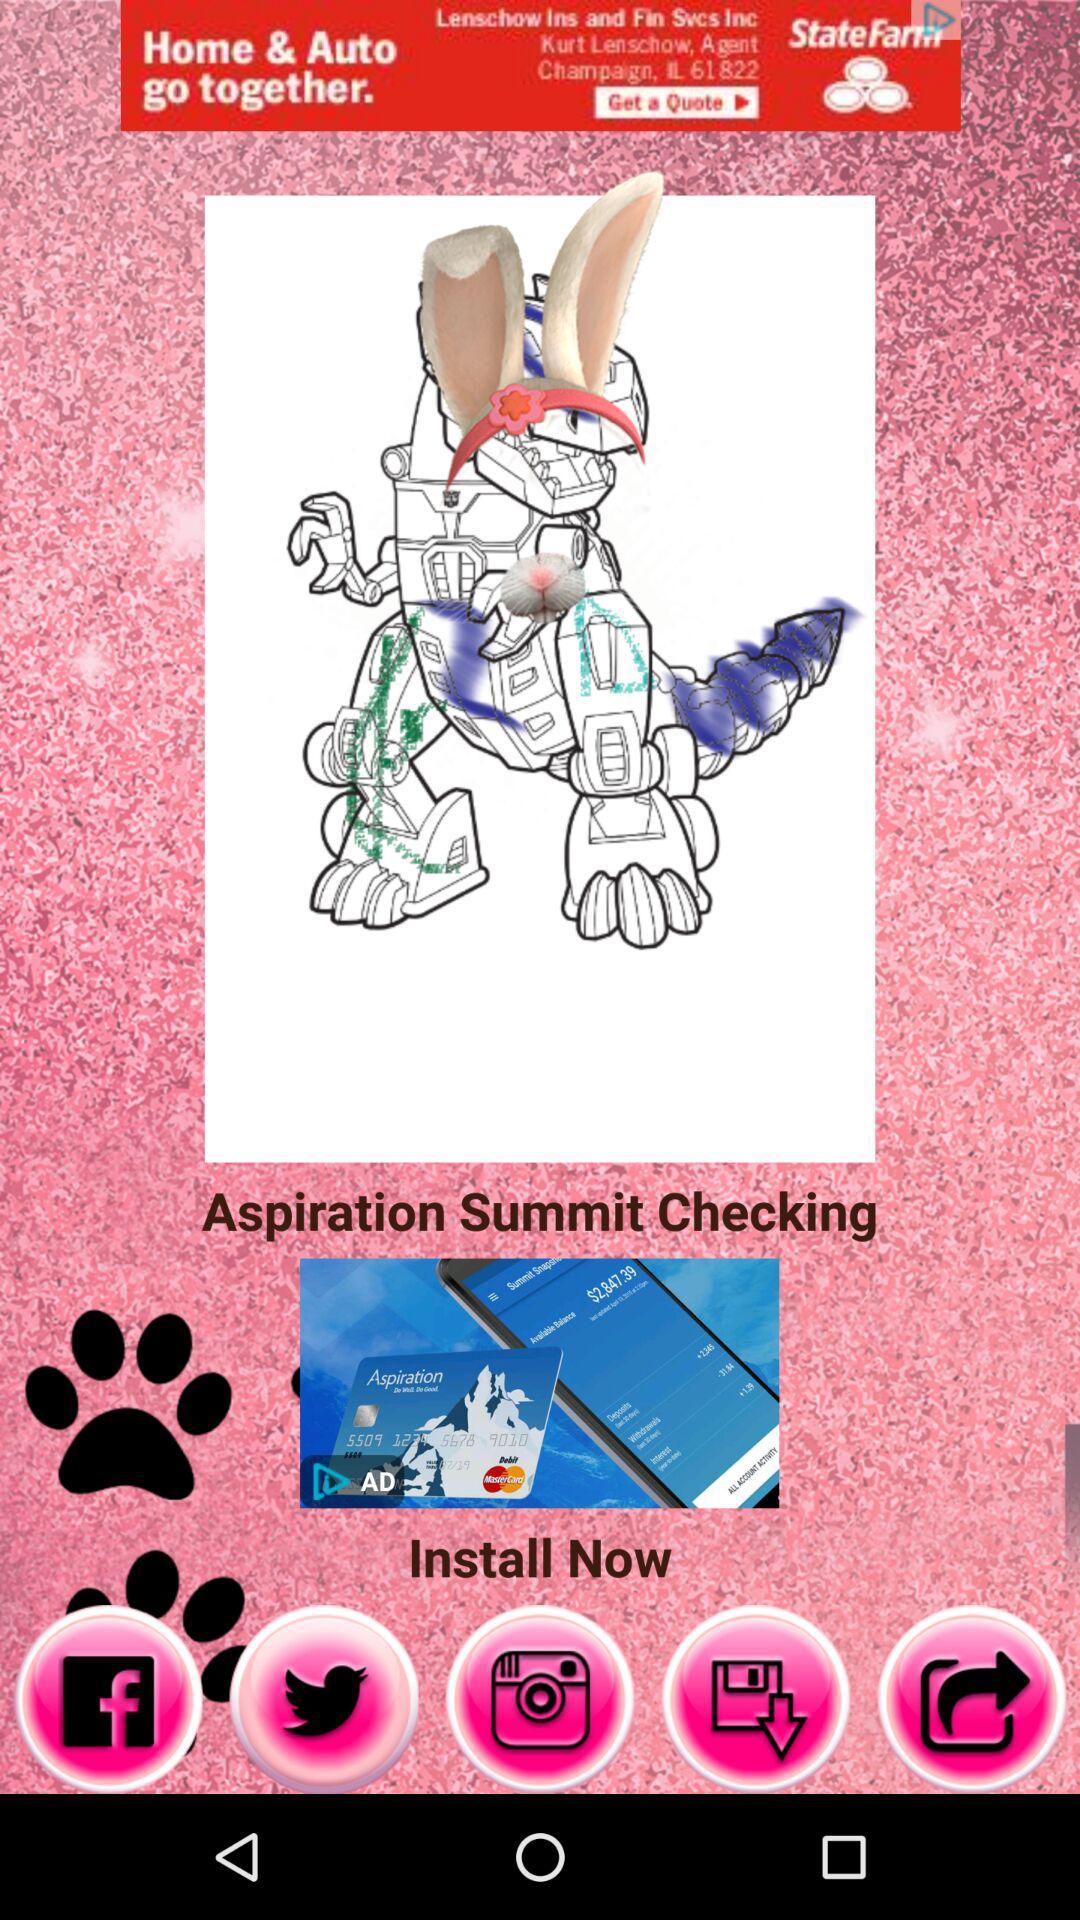  Describe the element at coordinates (108, 1818) in the screenshot. I see `the facebook icon` at that location.